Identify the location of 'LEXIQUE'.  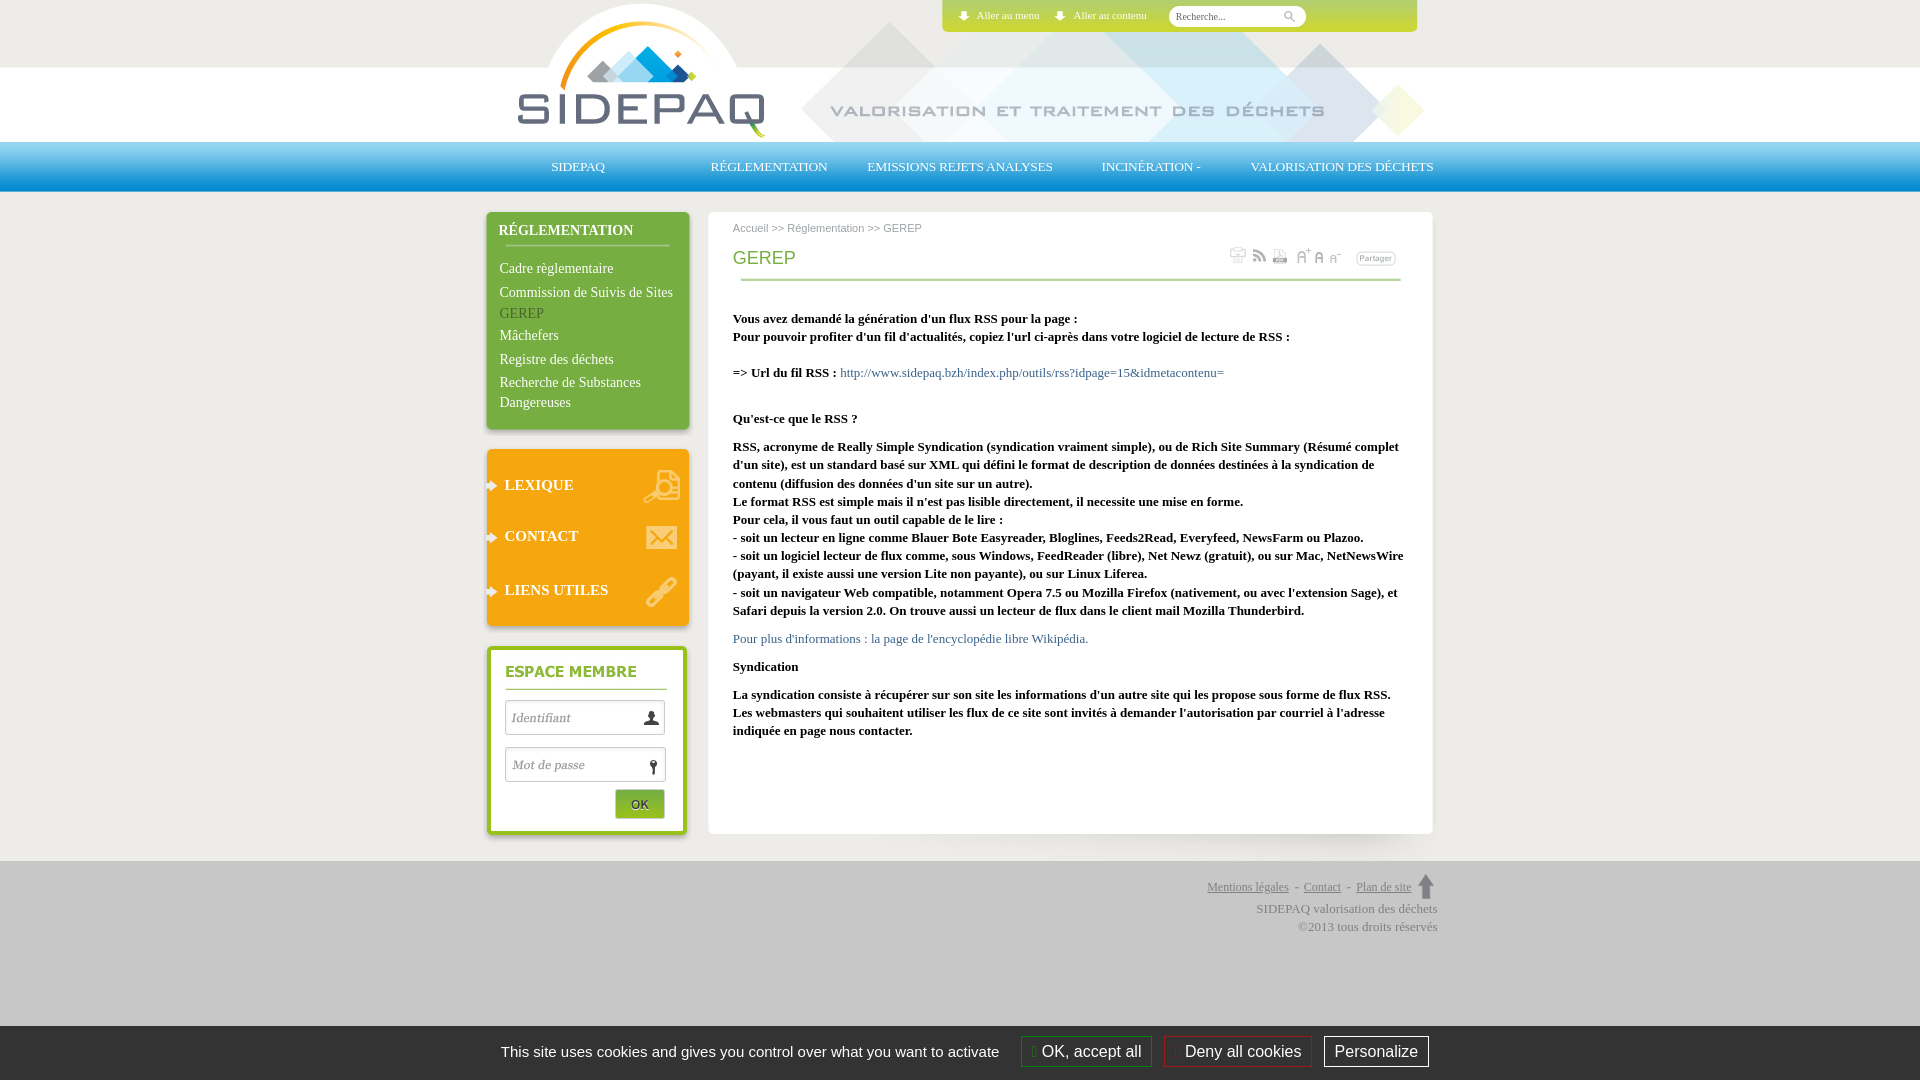
(481, 485).